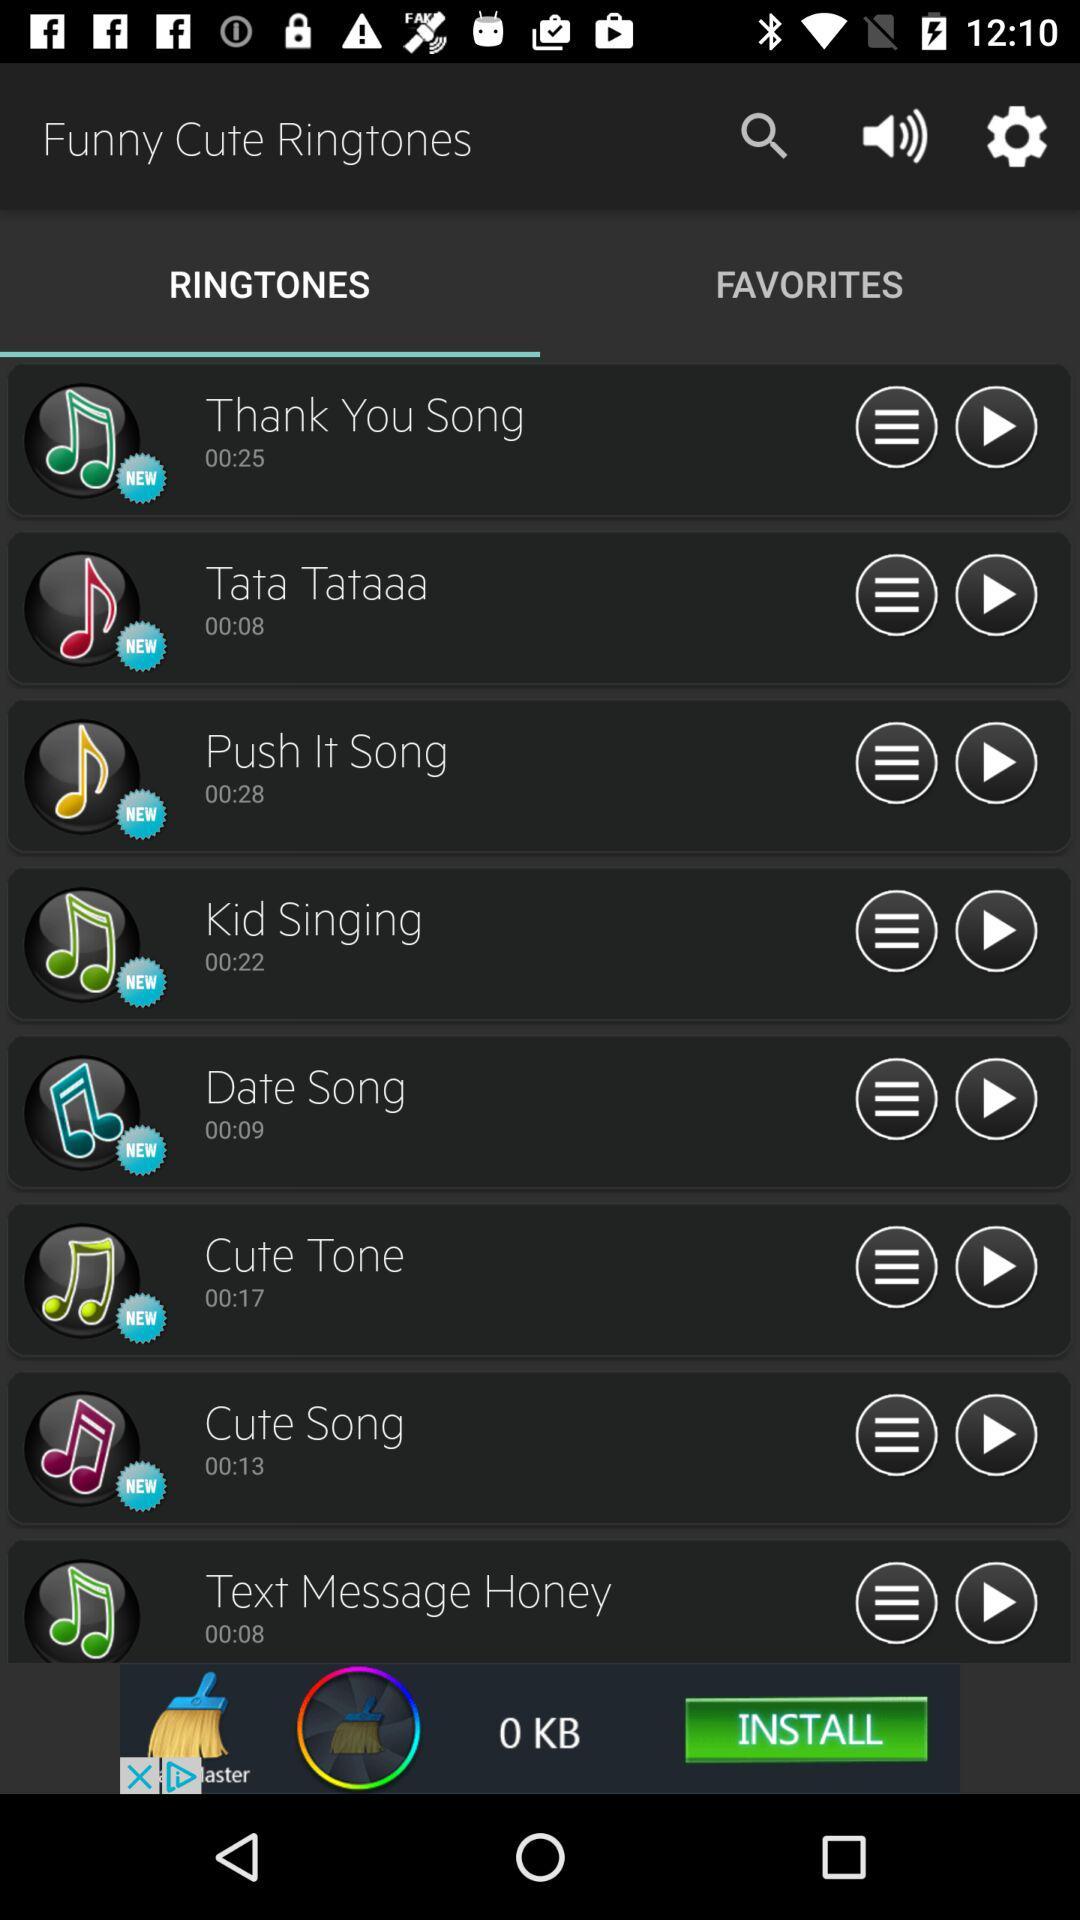 This screenshot has width=1080, height=1920. What do you see at coordinates (895, 595) in the screenshot?
I see `tap to see more options` at bounding box center [895, 595].